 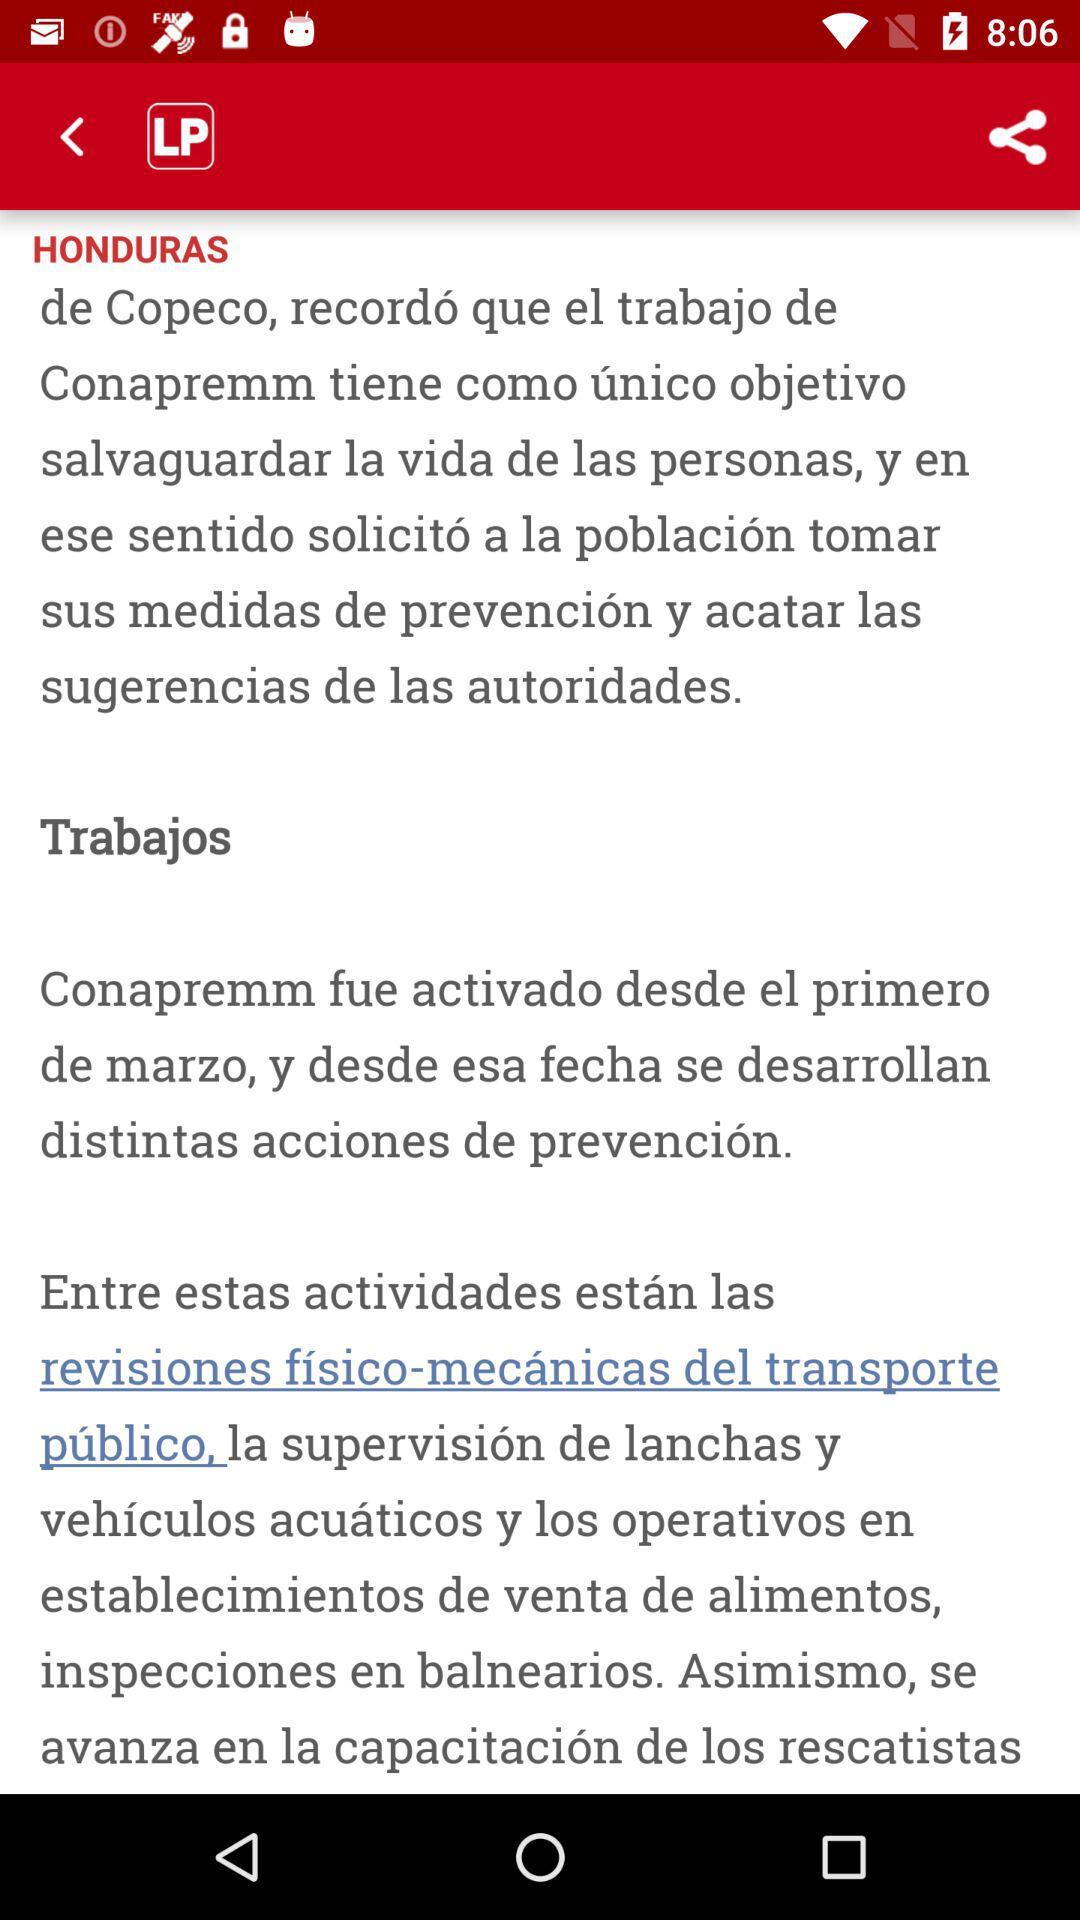 I want to click on item below honduras item, so click(x=540, y=1032).